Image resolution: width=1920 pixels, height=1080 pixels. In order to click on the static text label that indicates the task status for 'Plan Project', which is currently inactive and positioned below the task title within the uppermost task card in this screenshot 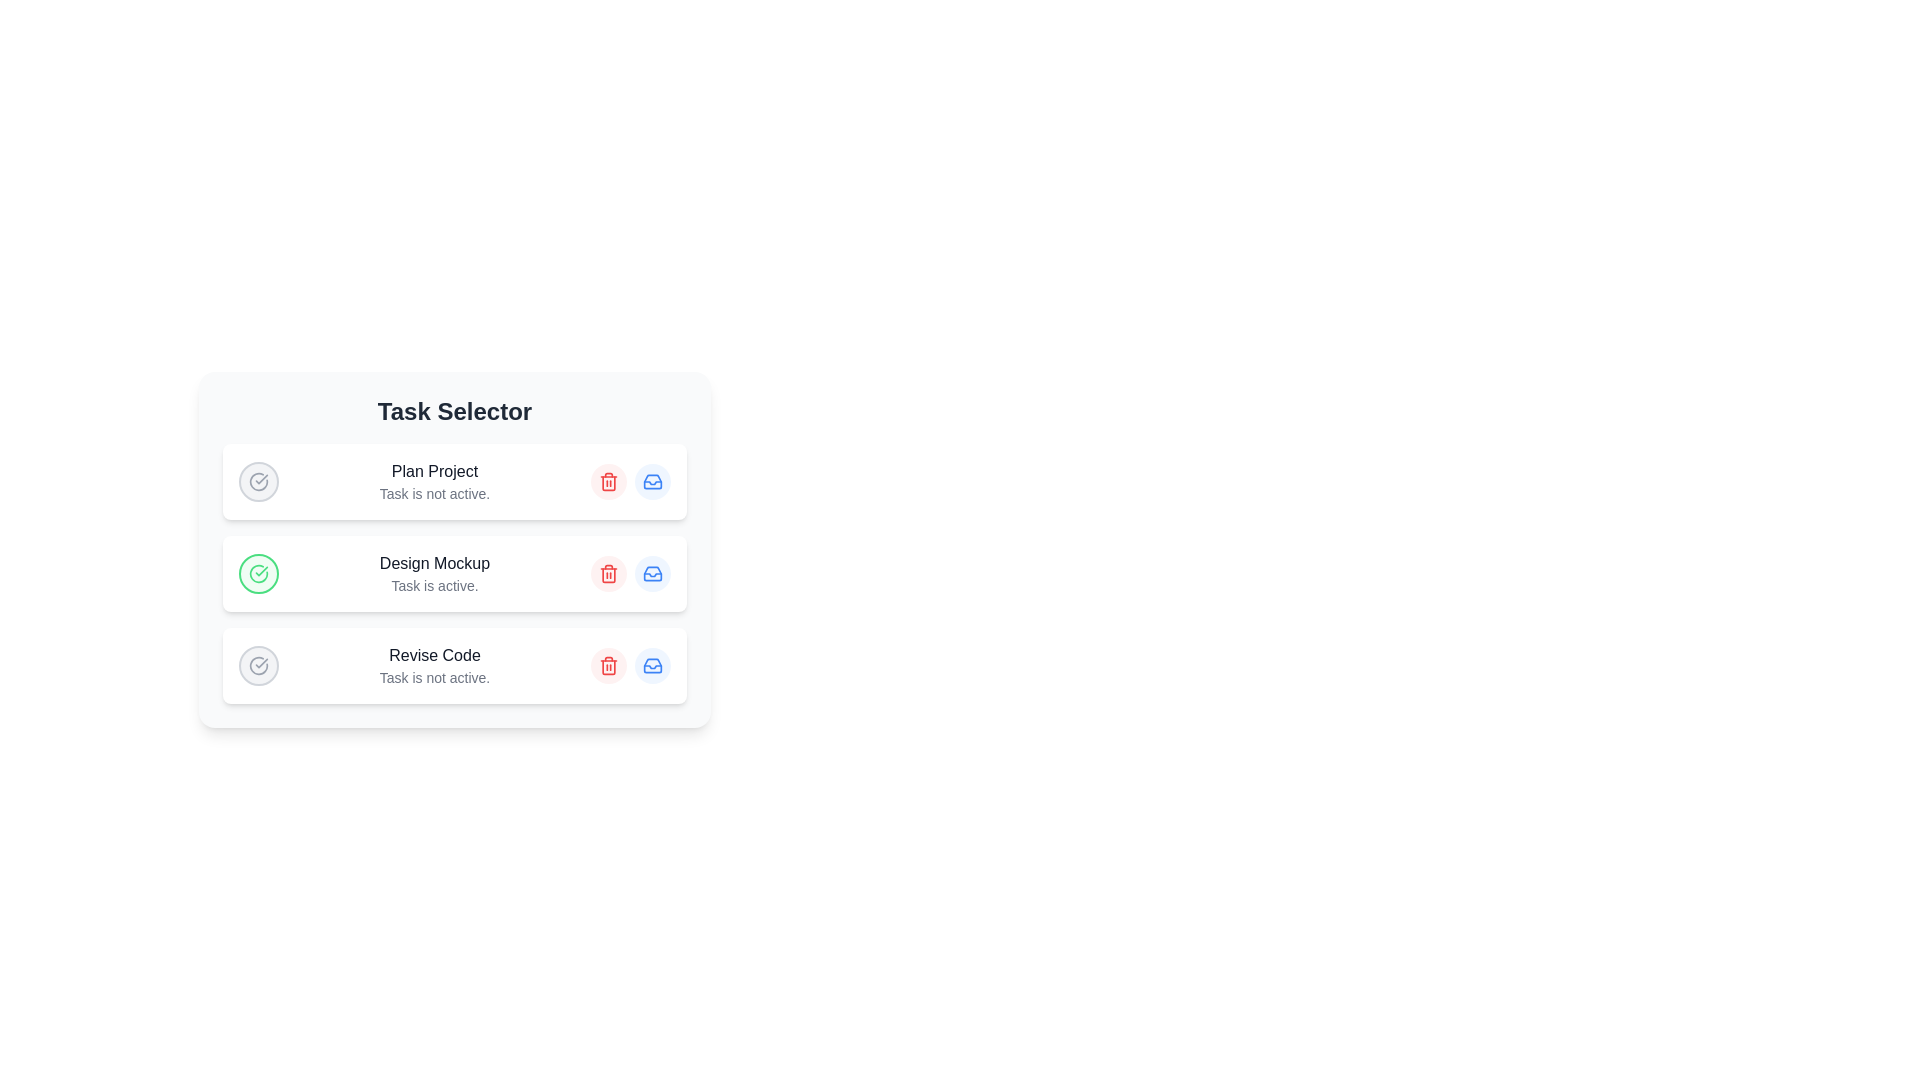, I will do `click(434, 493)`.